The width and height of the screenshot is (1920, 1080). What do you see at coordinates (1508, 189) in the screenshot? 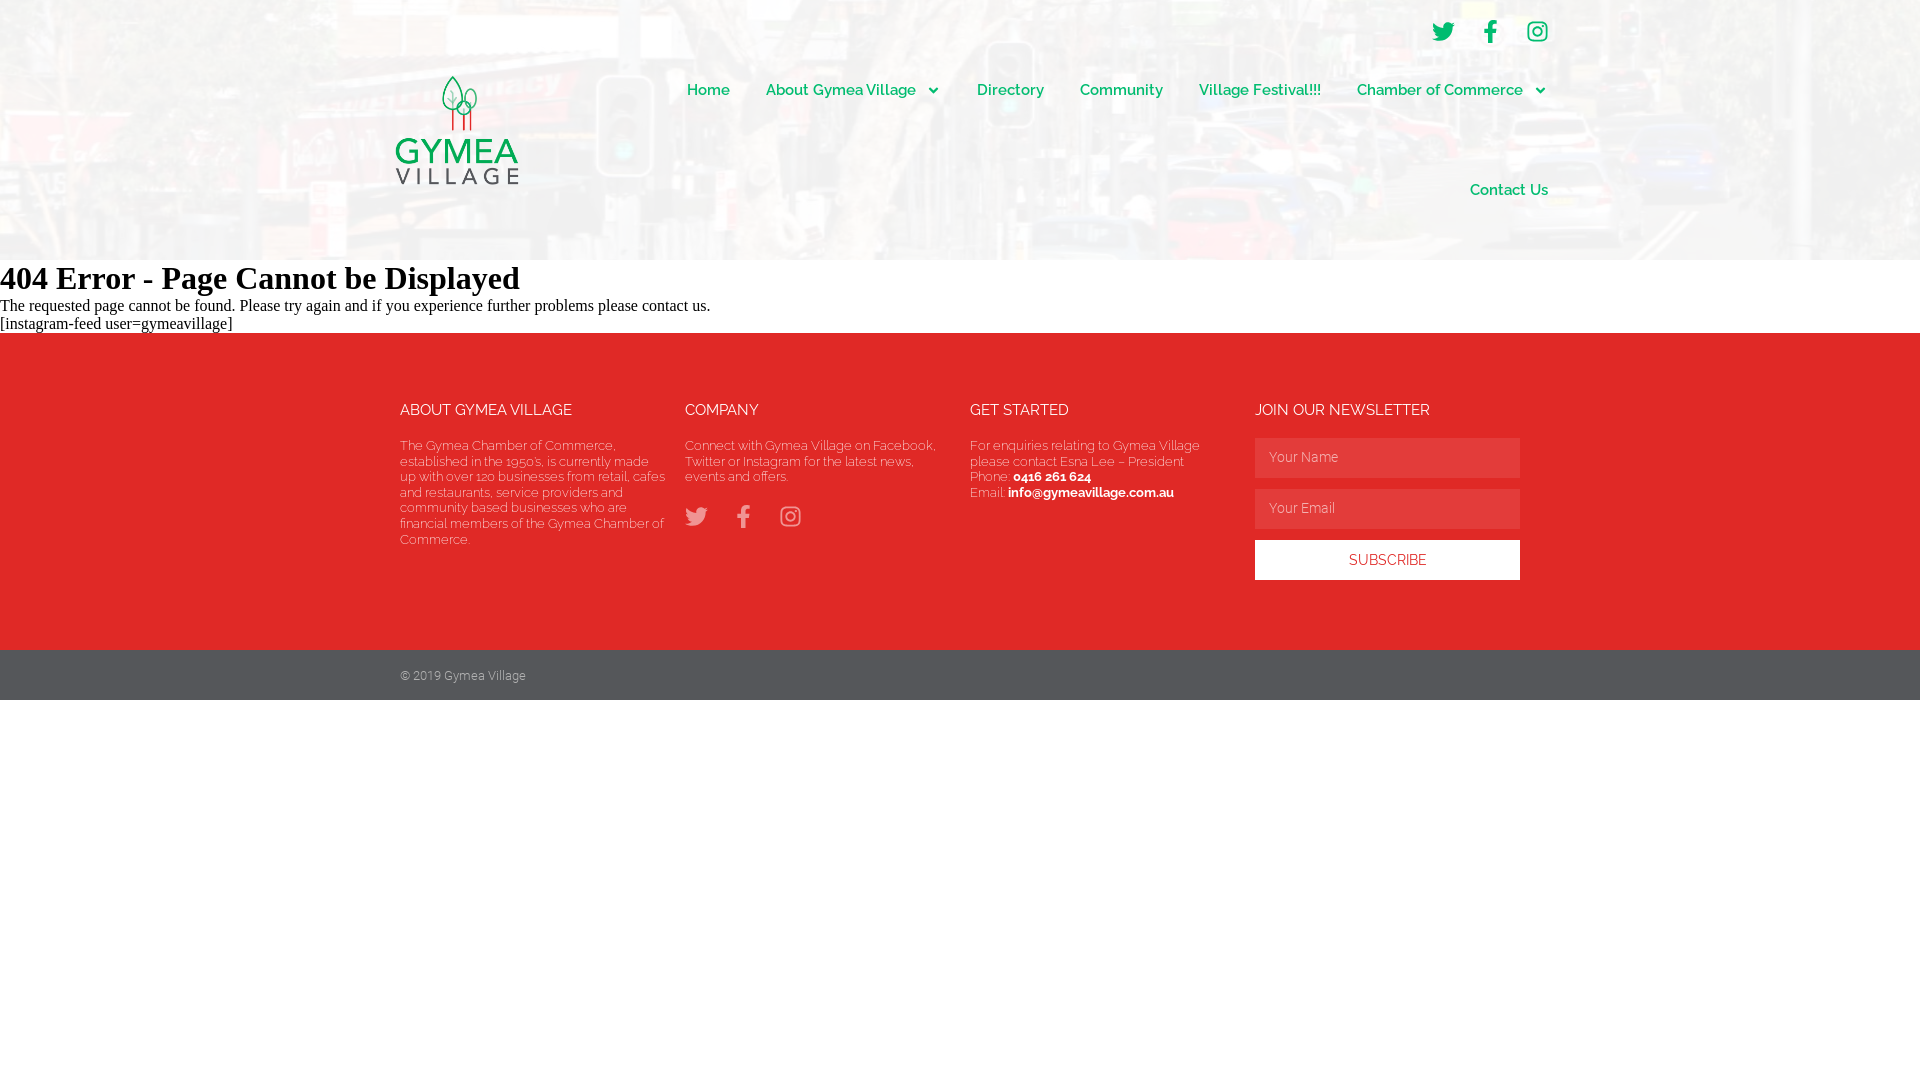
I see `'Contact Us'` at bounding box center [1508, 189].